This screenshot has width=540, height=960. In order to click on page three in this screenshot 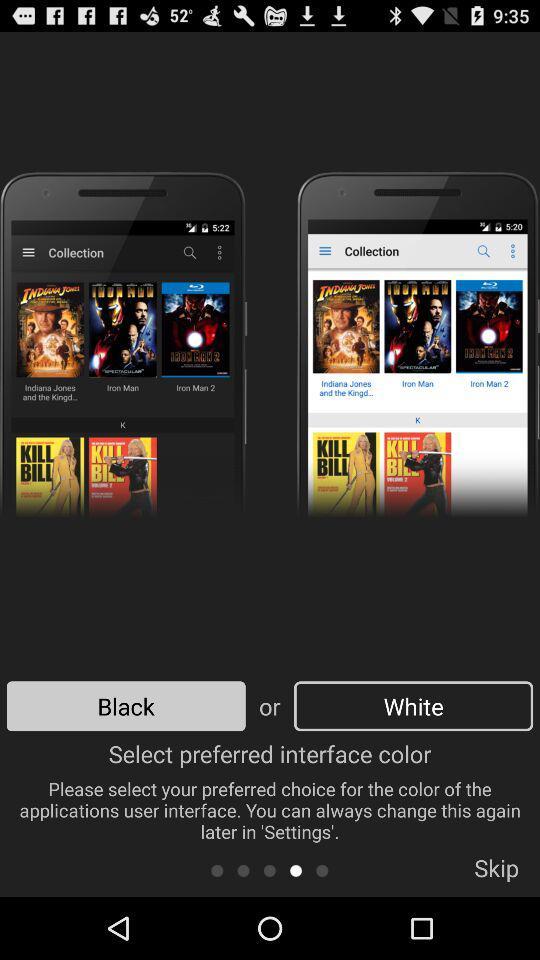, I will do `click(269, 869)`.